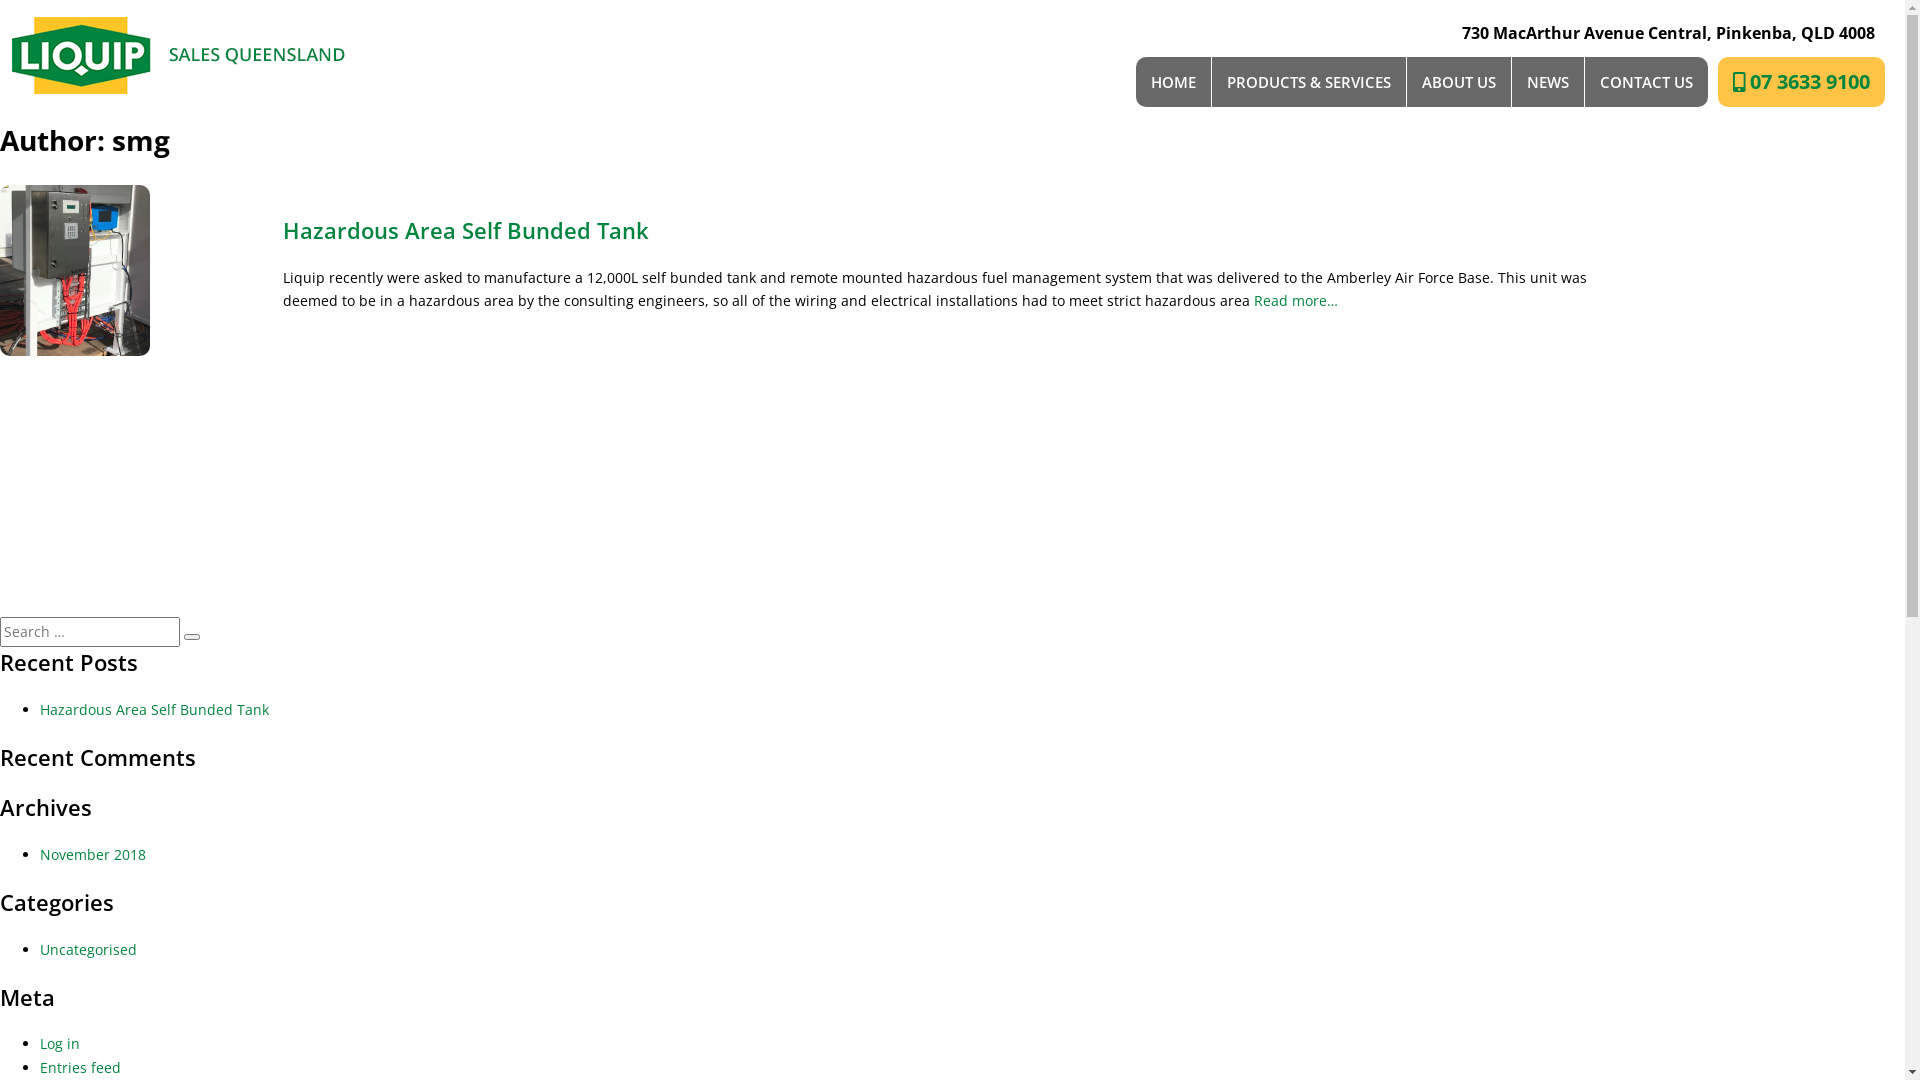 Image resolution: width=1920 pixels, height=1080 pixels. I want to click on 'Log in', so click(39, 1042).